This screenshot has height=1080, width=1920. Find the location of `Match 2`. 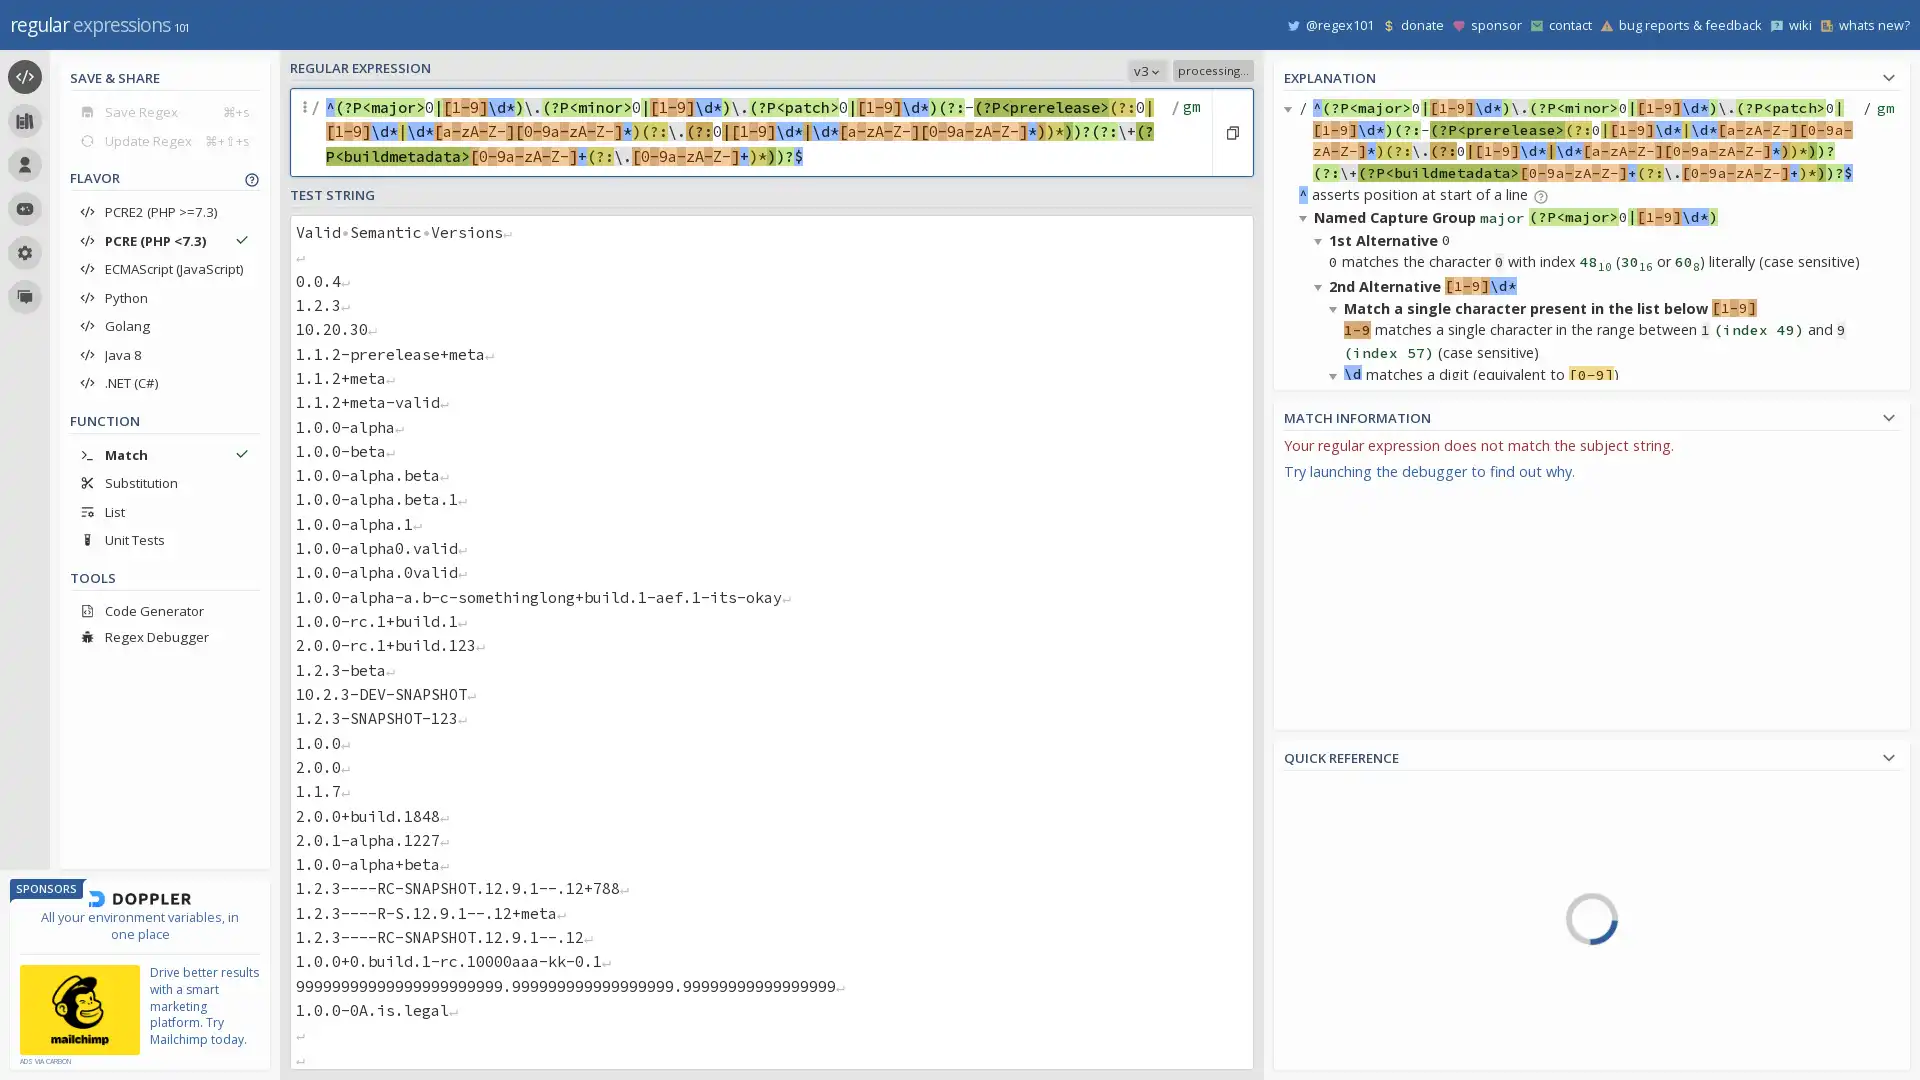

Match 2 is located at coordinates (1337, 622).